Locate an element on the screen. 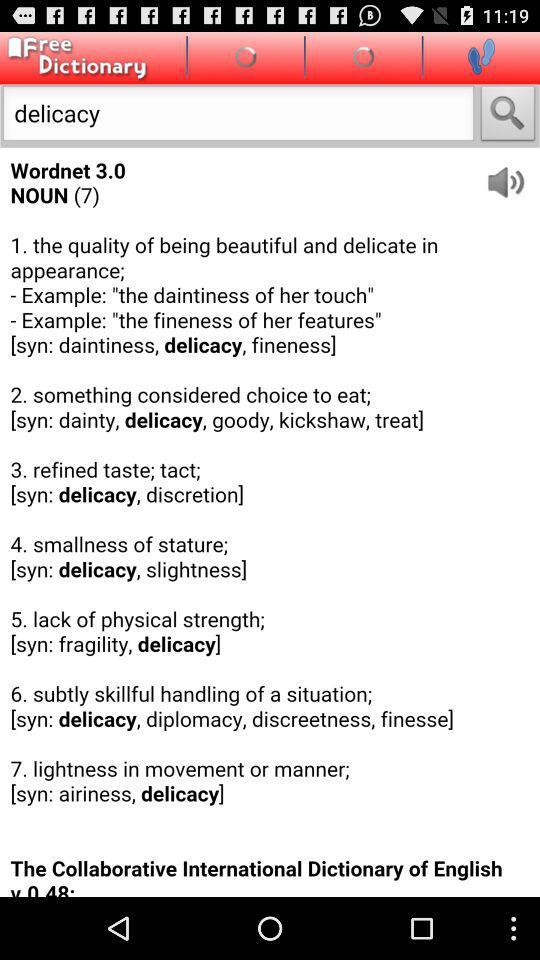 The image size is (540, 960). change volume is located at coordinates (512, 174).